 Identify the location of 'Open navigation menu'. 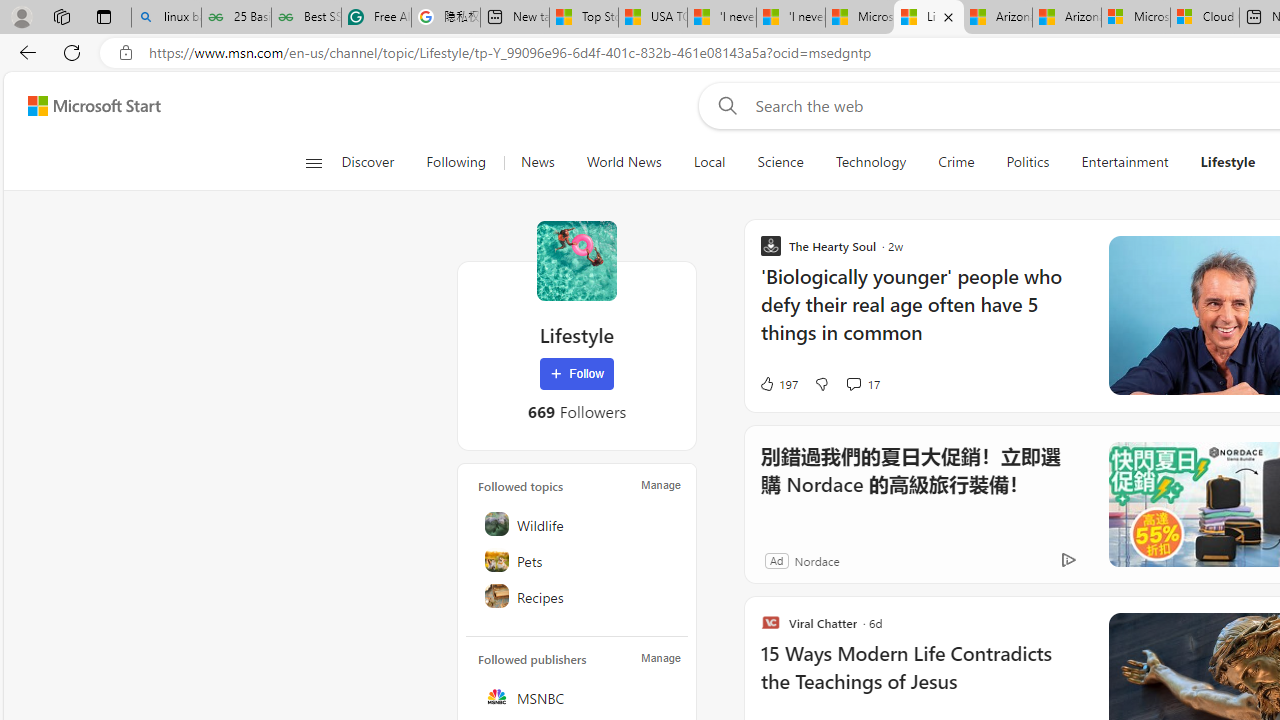
(312, 162).